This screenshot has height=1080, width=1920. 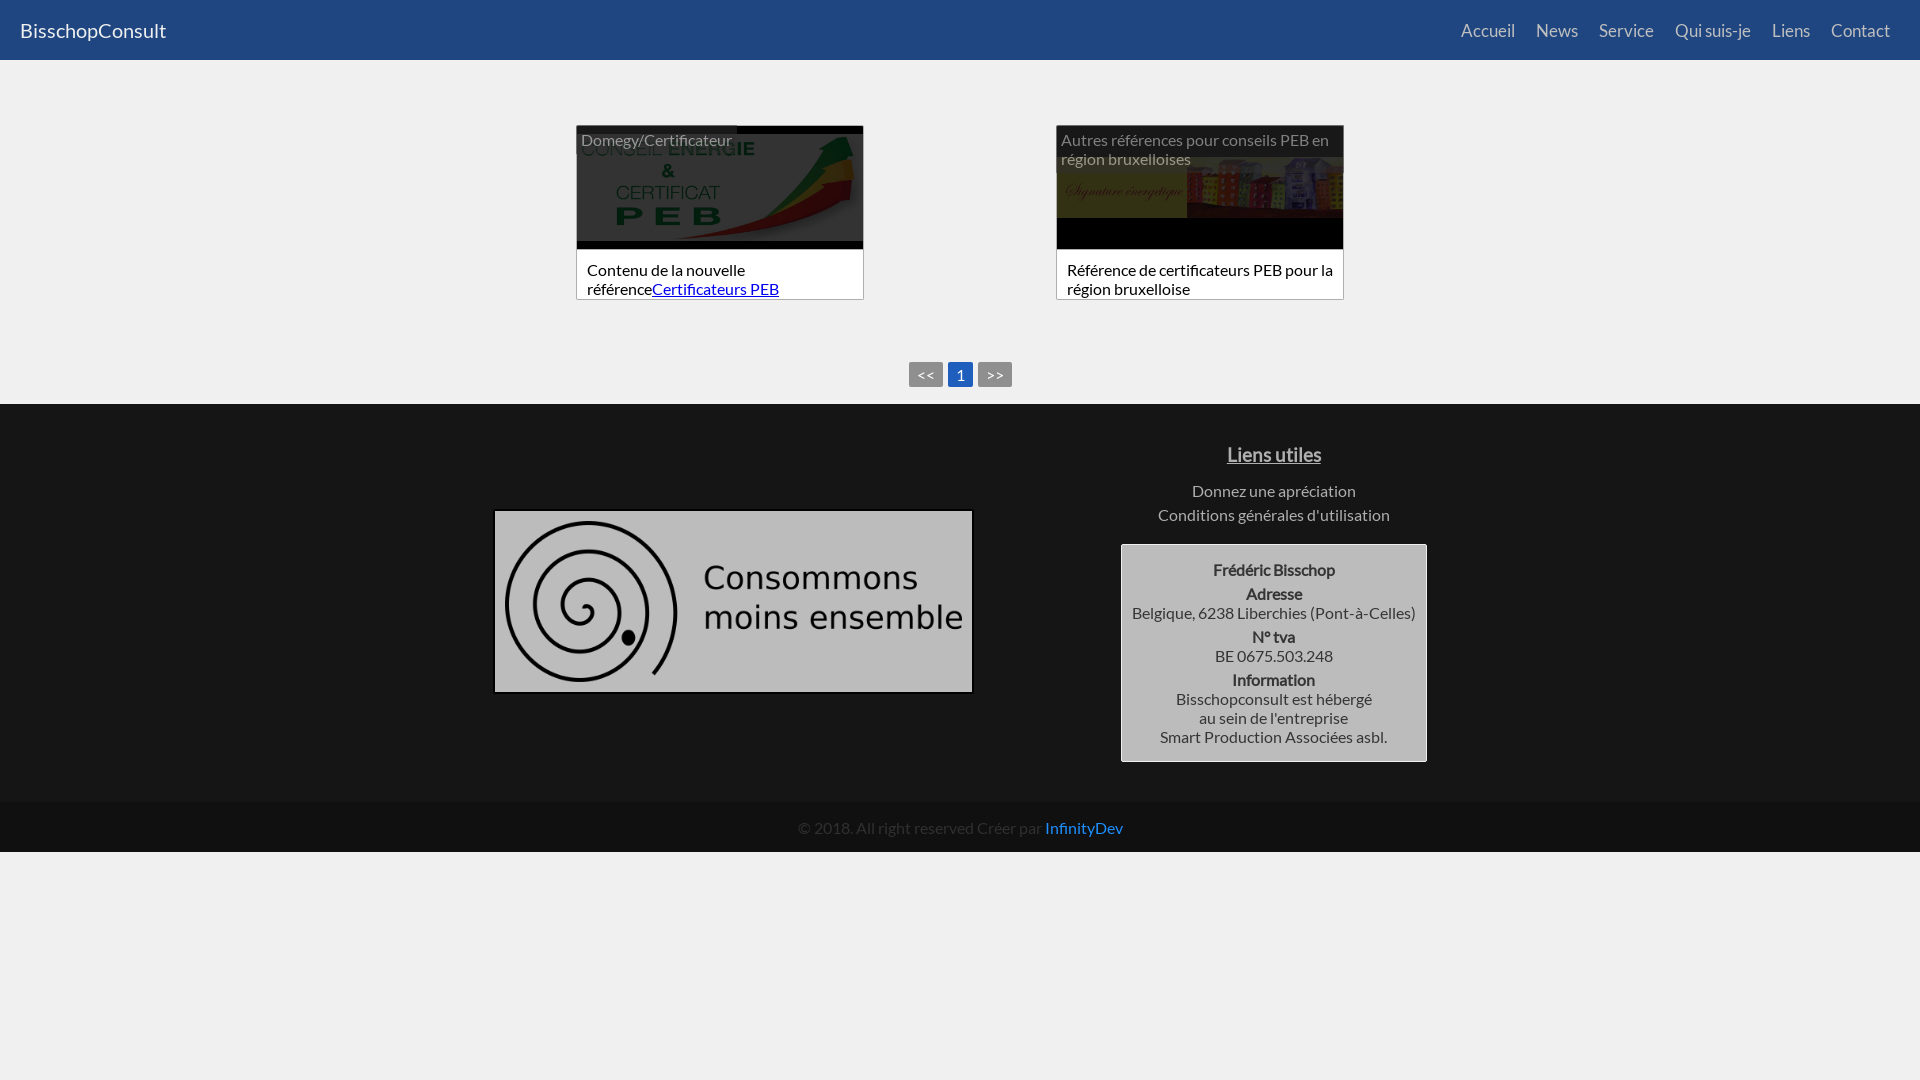 I want to click on '1', so click(x=960, y=374).